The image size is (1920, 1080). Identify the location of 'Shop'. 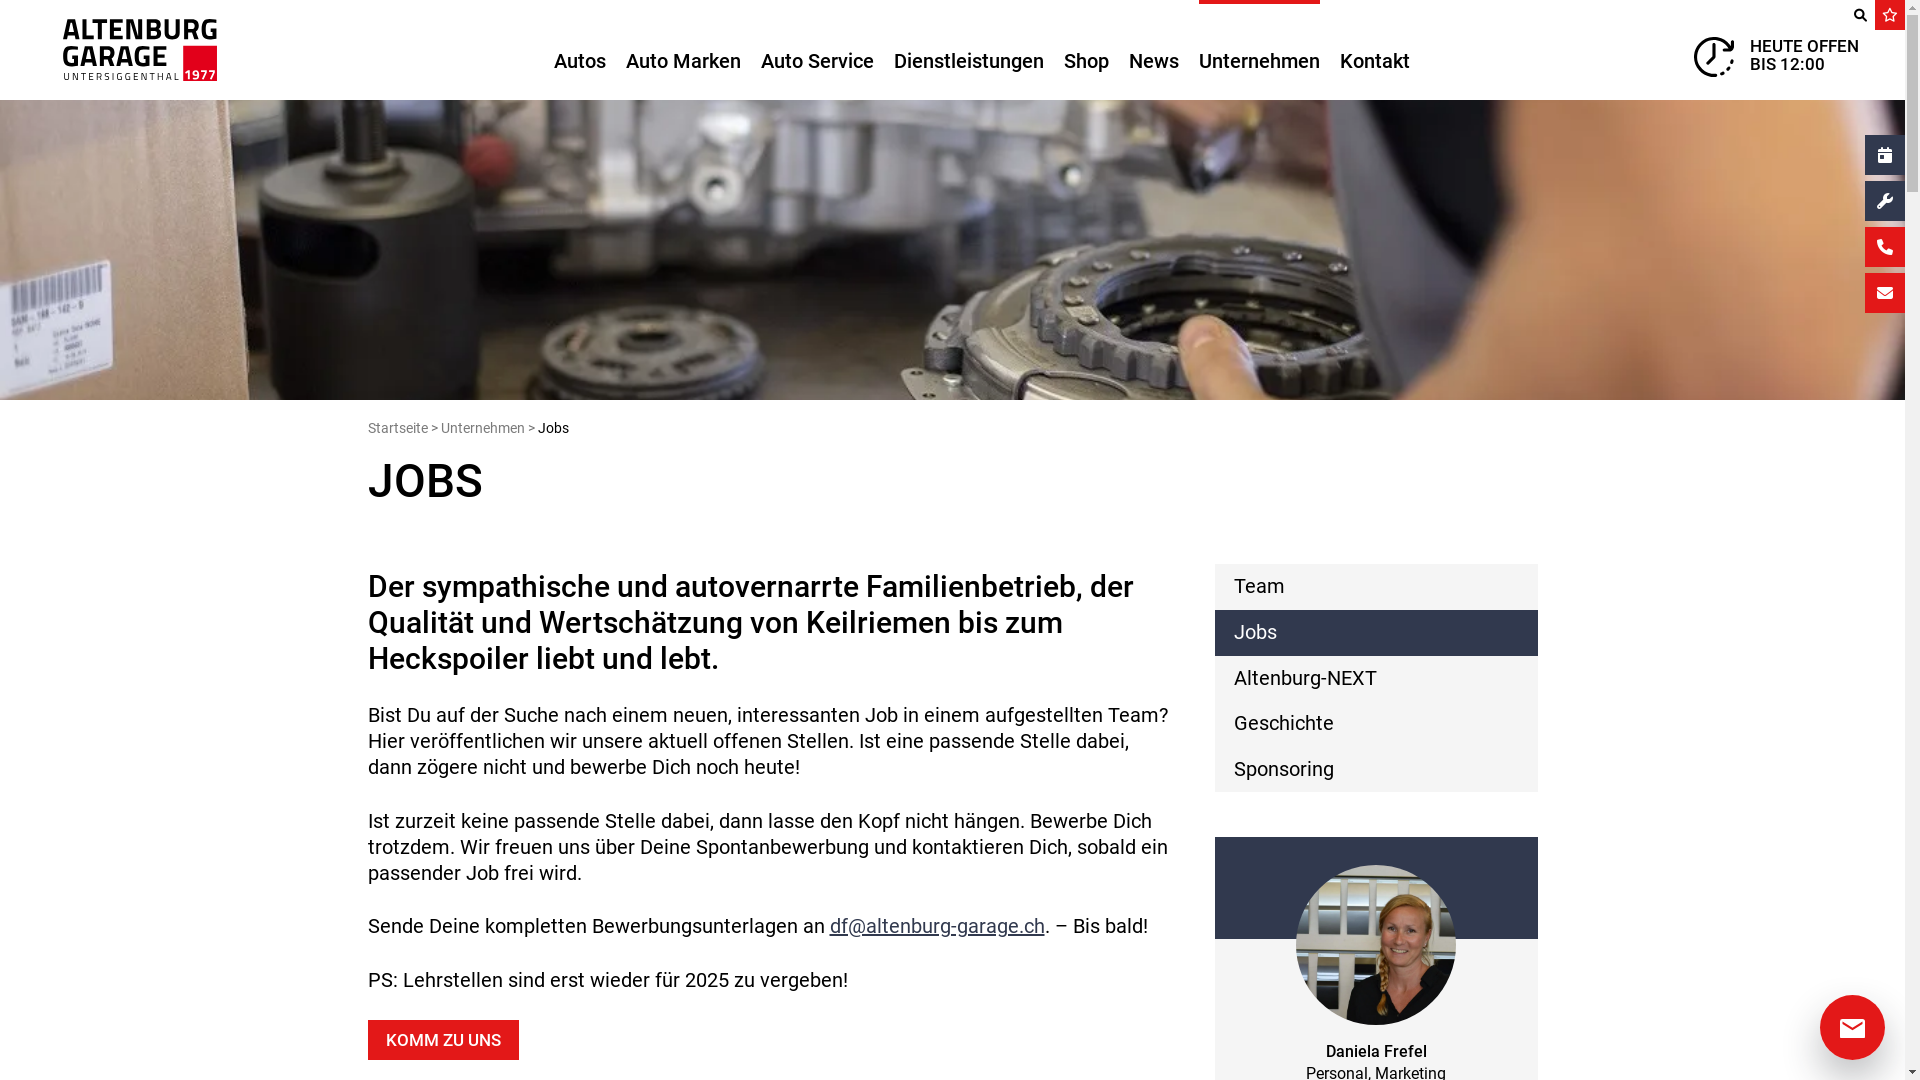
(1085, 49).